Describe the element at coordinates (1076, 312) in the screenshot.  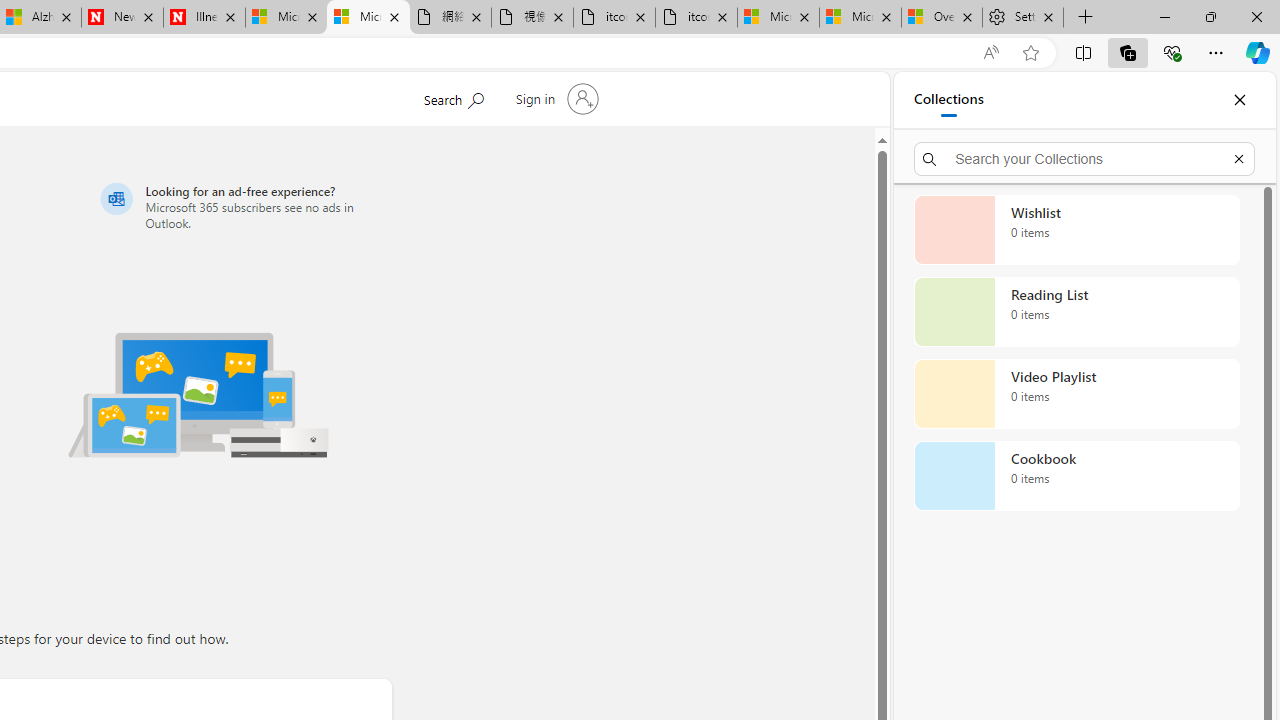
I see `'Reading List collection, 0 items'` at that location.